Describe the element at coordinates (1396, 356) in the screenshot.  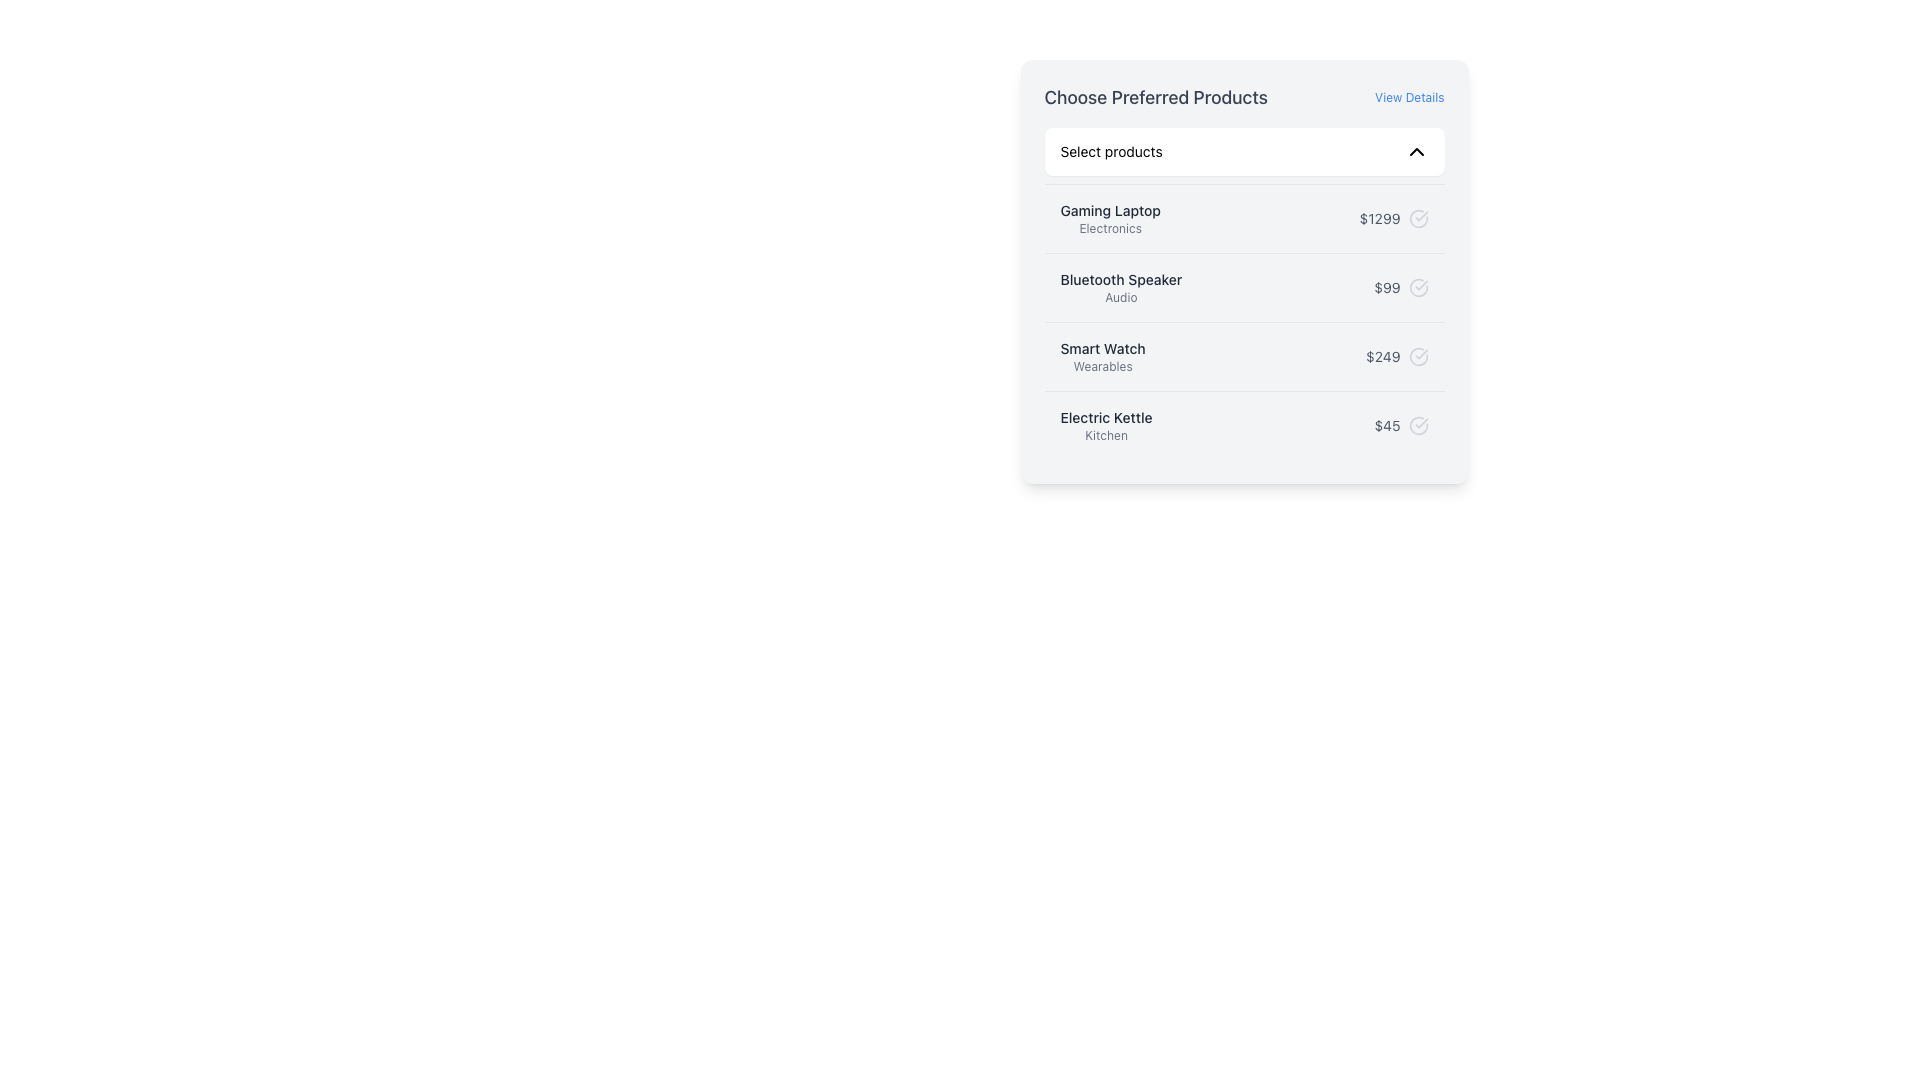
I see `the price text label for the 'Smart Watch' product located in the 'Choose Preferred Products' section, which is aligned to the right of the product name` at that location.